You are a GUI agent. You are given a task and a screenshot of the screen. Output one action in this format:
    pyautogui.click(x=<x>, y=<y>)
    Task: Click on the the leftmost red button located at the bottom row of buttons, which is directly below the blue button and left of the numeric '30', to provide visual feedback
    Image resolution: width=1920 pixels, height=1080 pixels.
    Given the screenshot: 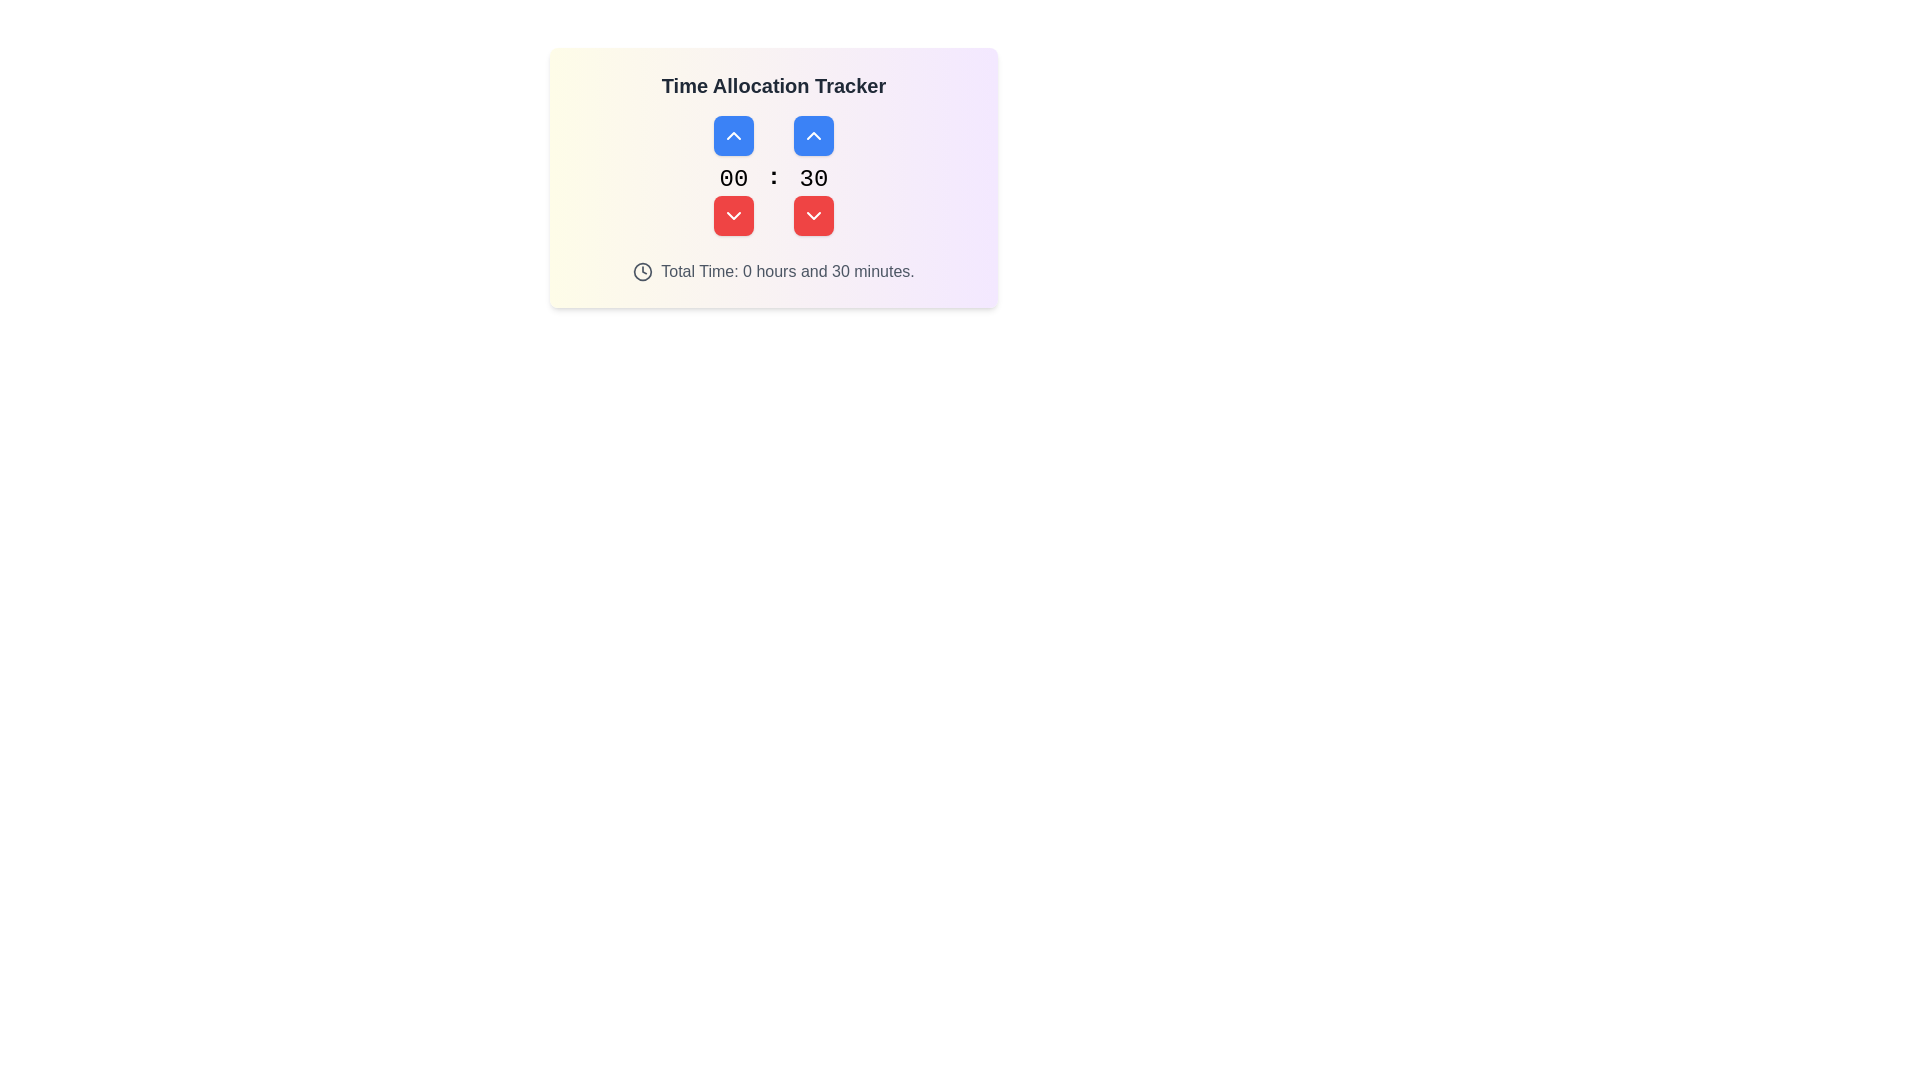 What is the action you would take?
    pyautogui.click(x=733, y=216)
    